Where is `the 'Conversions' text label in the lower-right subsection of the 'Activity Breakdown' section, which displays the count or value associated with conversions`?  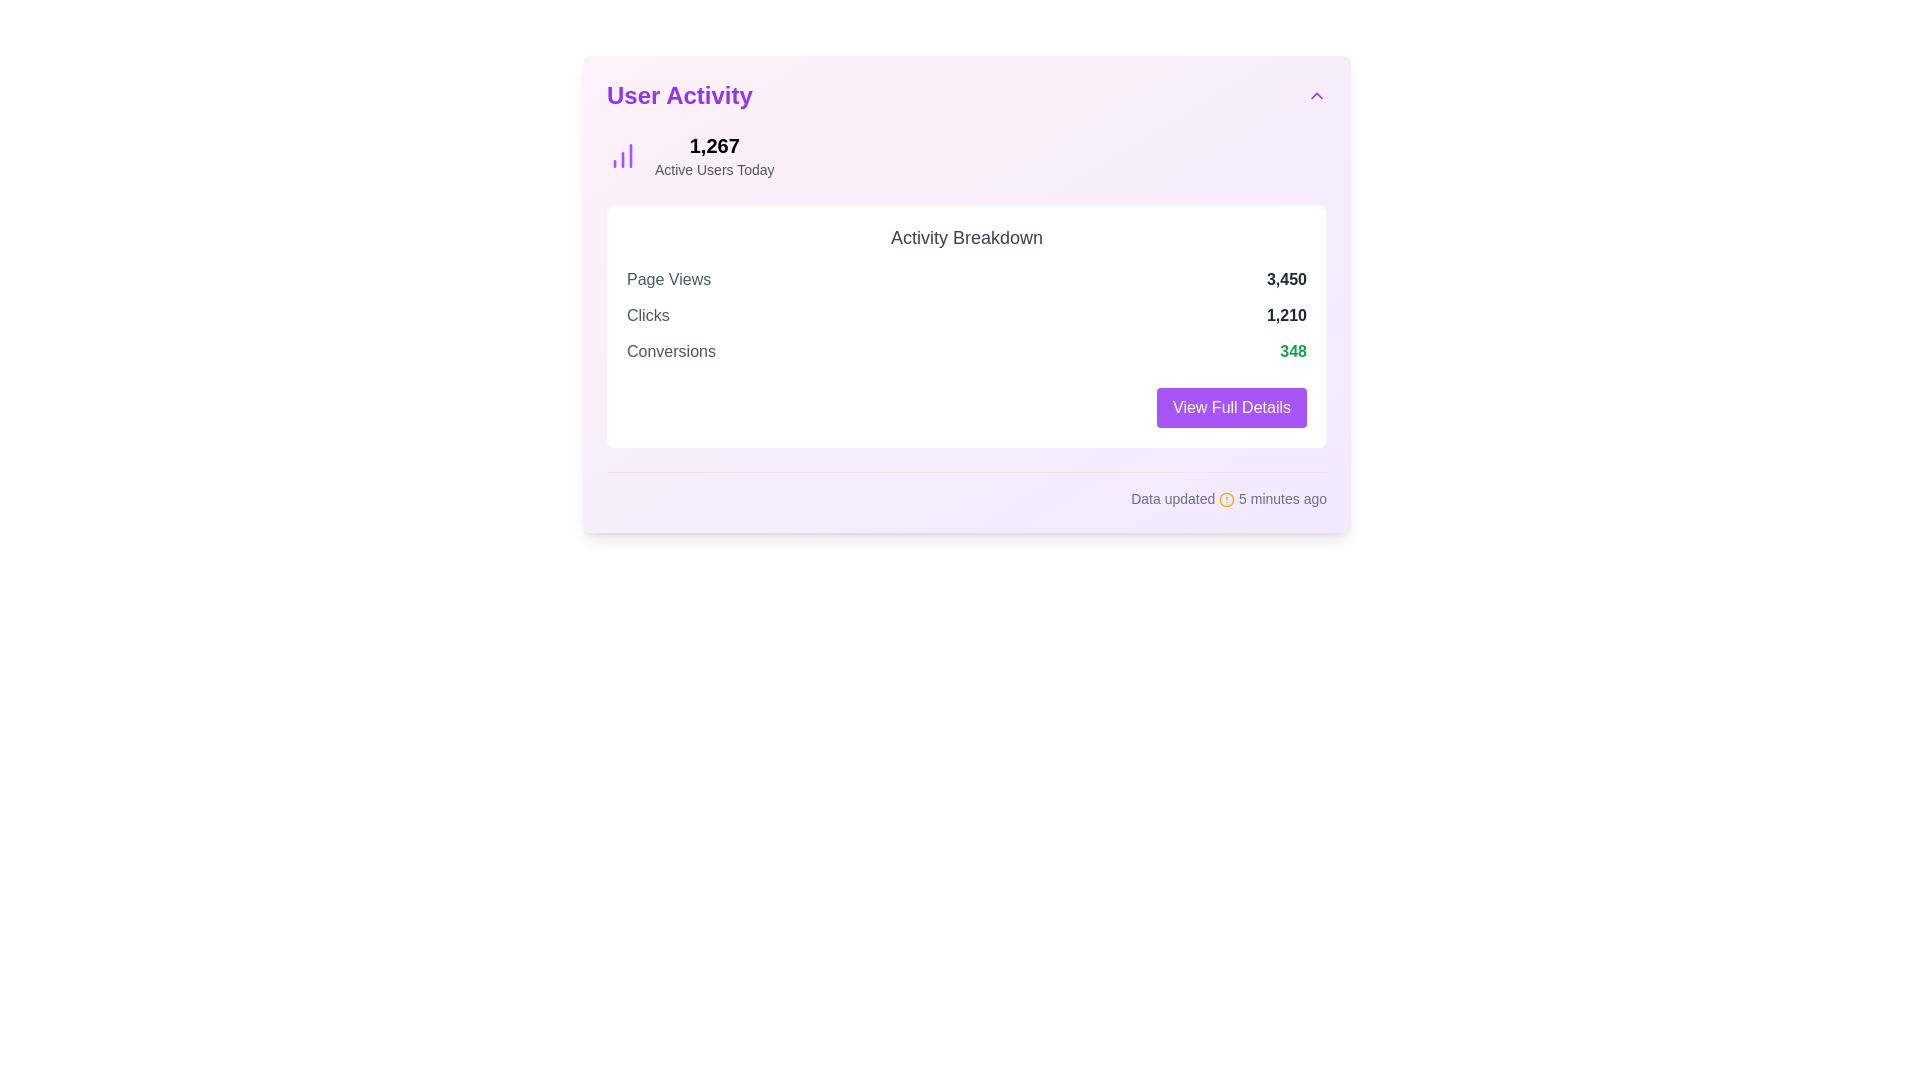 the 'Conversions' text label in the lower-right subsection of the 'Activity Breakdown' section, which displays the count or value associated with conversions is located at coordinates (1293, 350).